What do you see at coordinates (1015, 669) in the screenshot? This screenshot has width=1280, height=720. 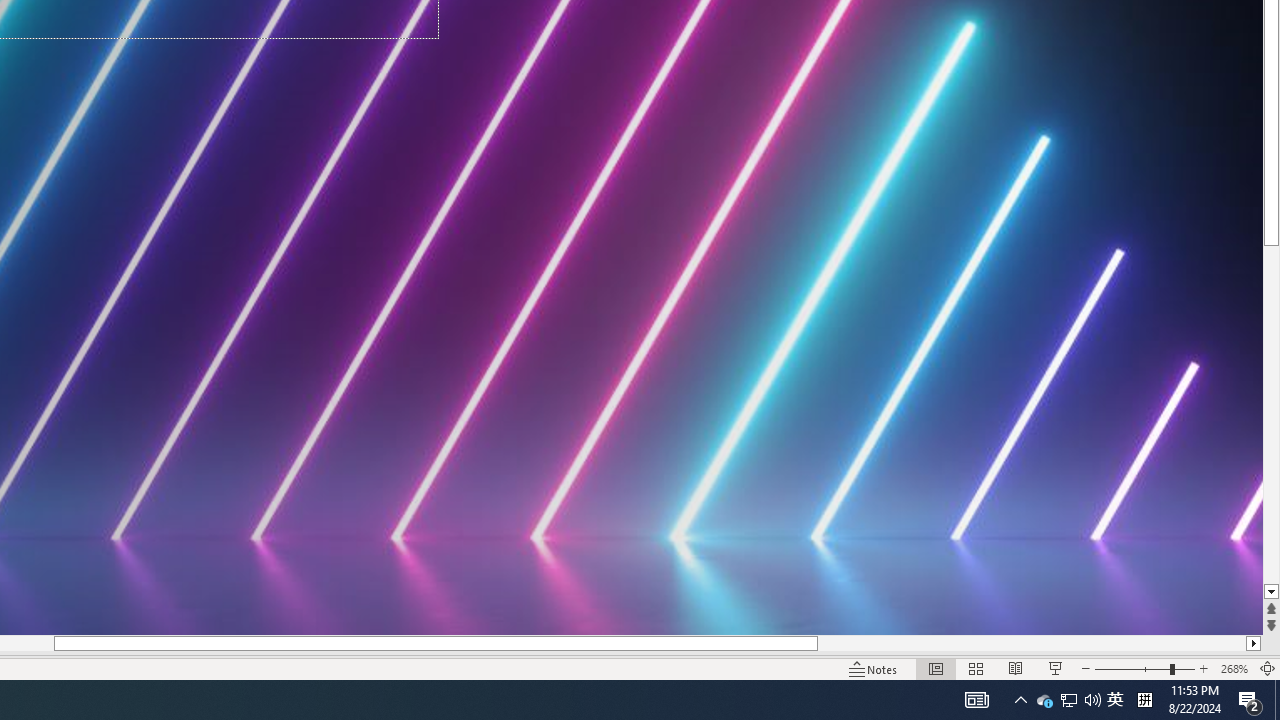 I see `'Reading View'` at bounding box center [1015, 669].